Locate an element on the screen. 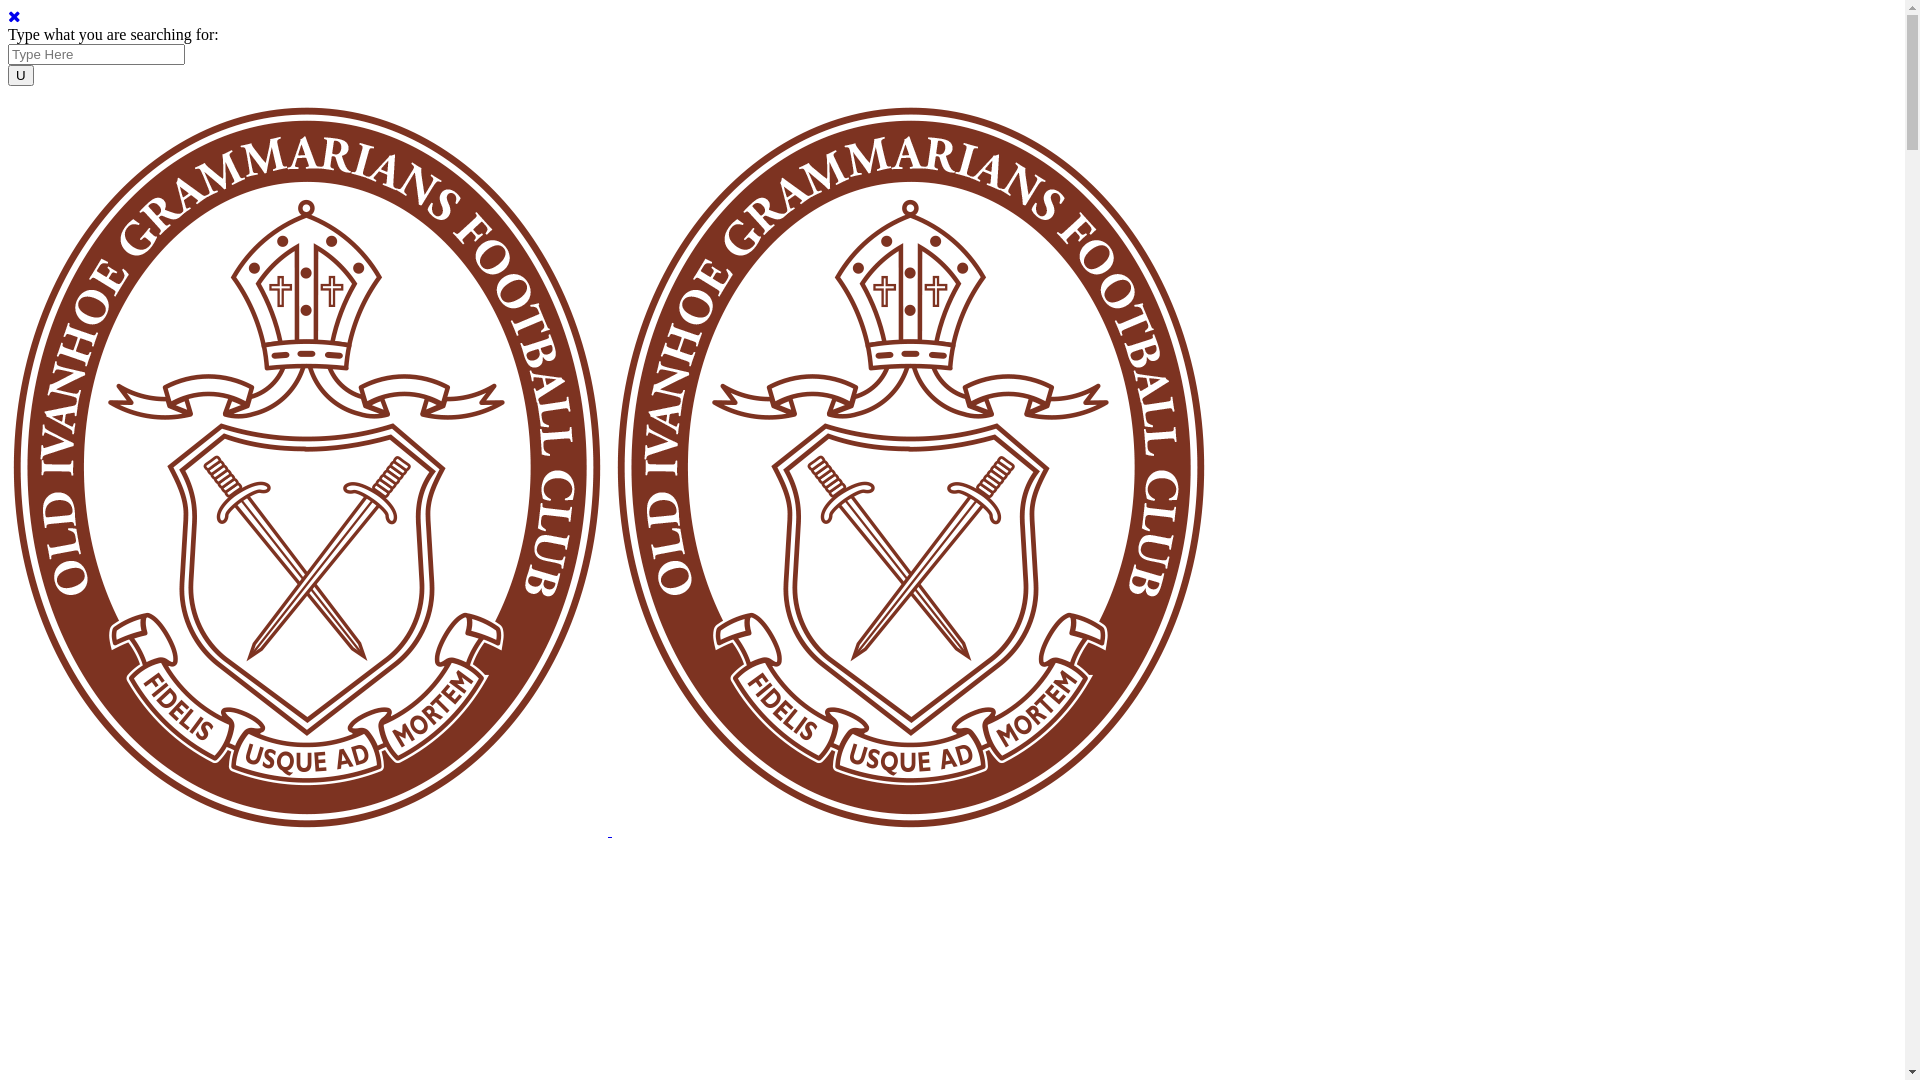  'U' is located at coordinates (20, 74).